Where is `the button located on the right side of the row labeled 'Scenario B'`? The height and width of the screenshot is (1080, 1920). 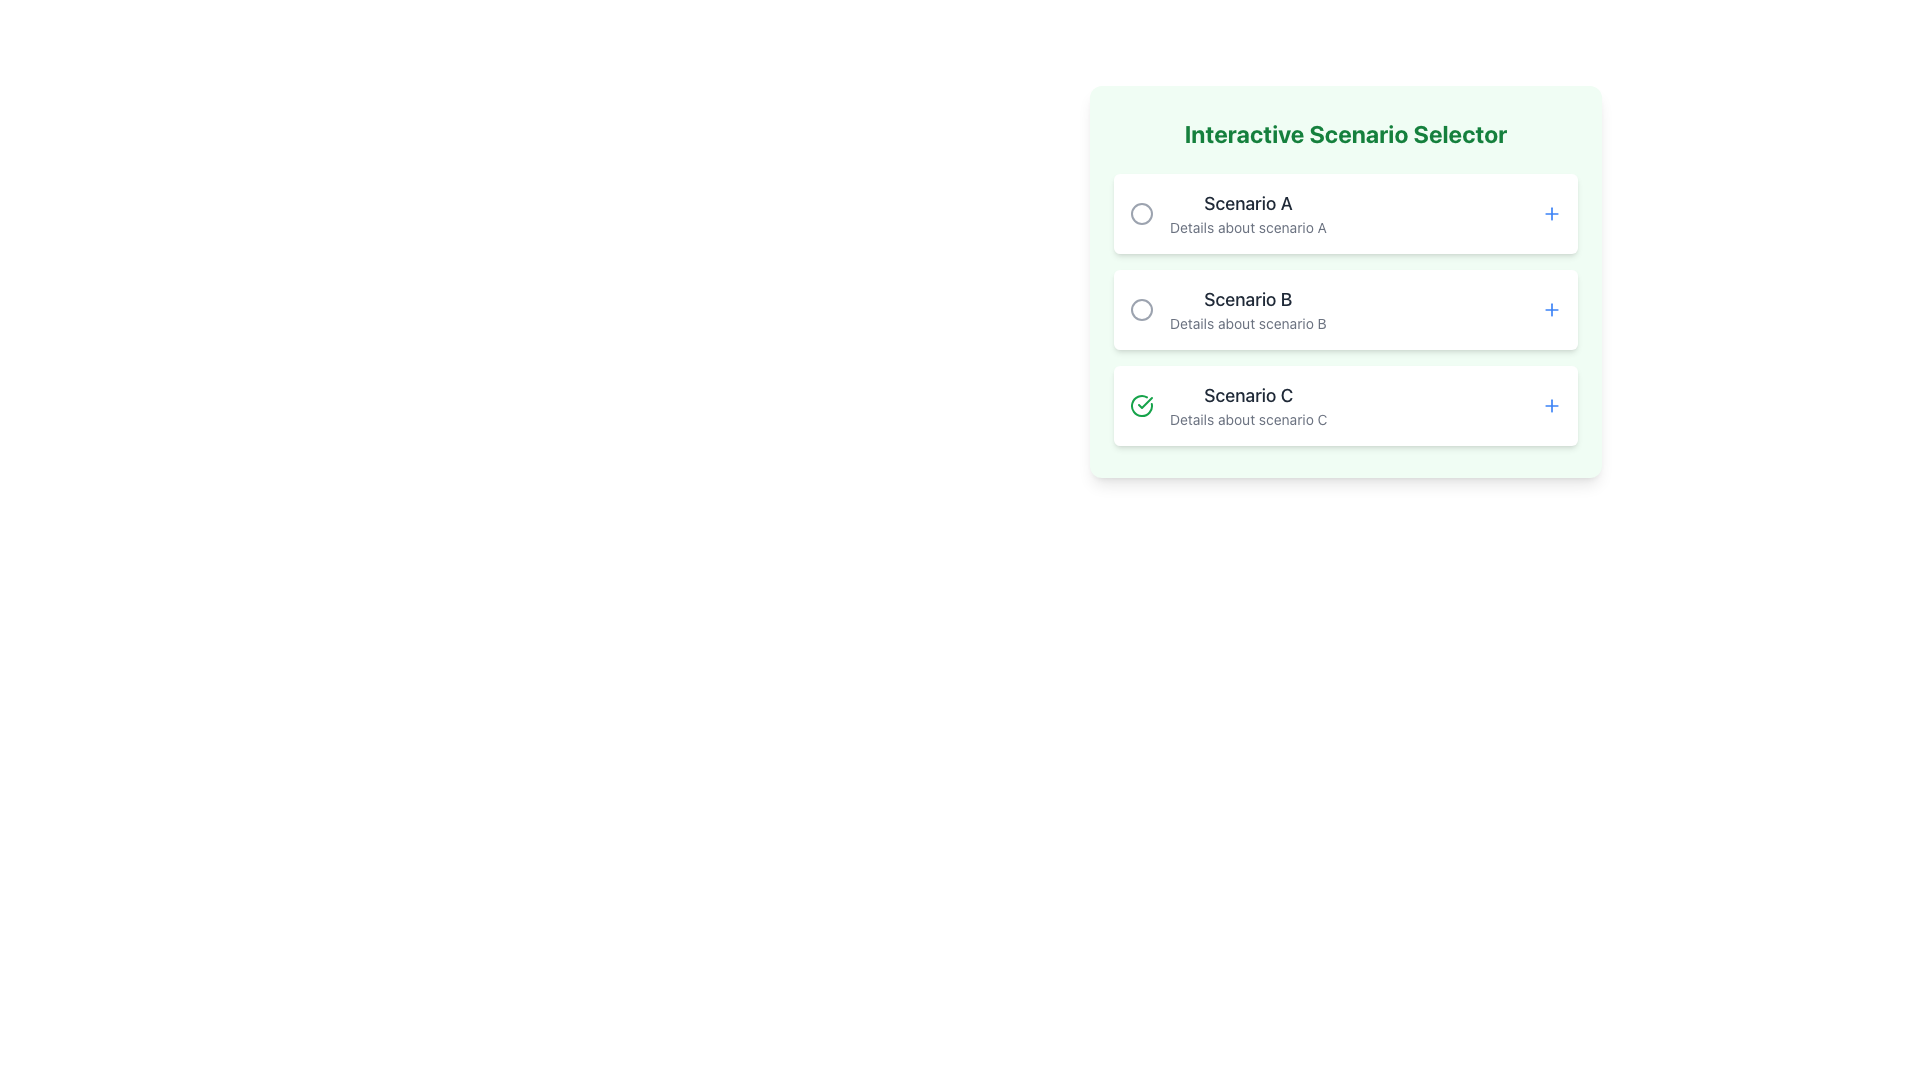 the button located on the right side of the row labeled 'Scenario B' is located at coordinates (1550, 309).